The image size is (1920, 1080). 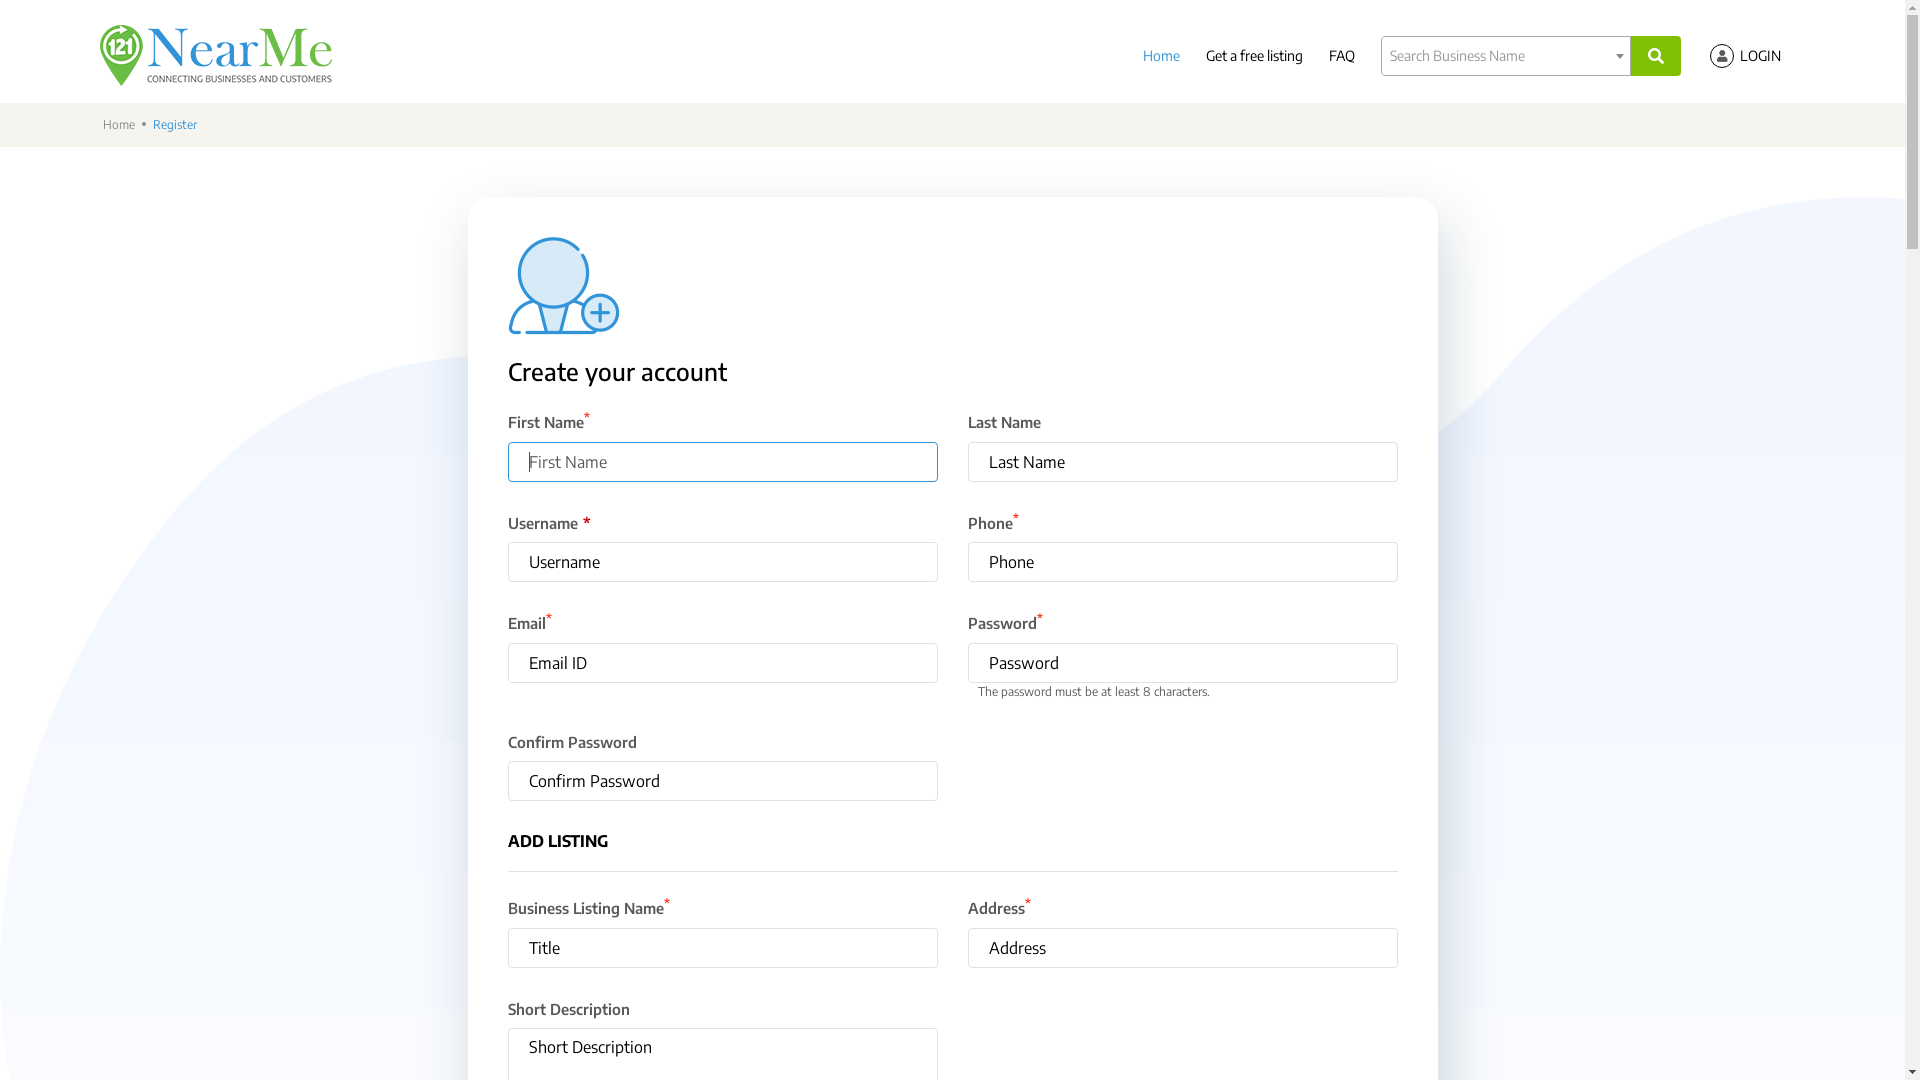 I want to click on 'Home', so click(x=116, y=124).